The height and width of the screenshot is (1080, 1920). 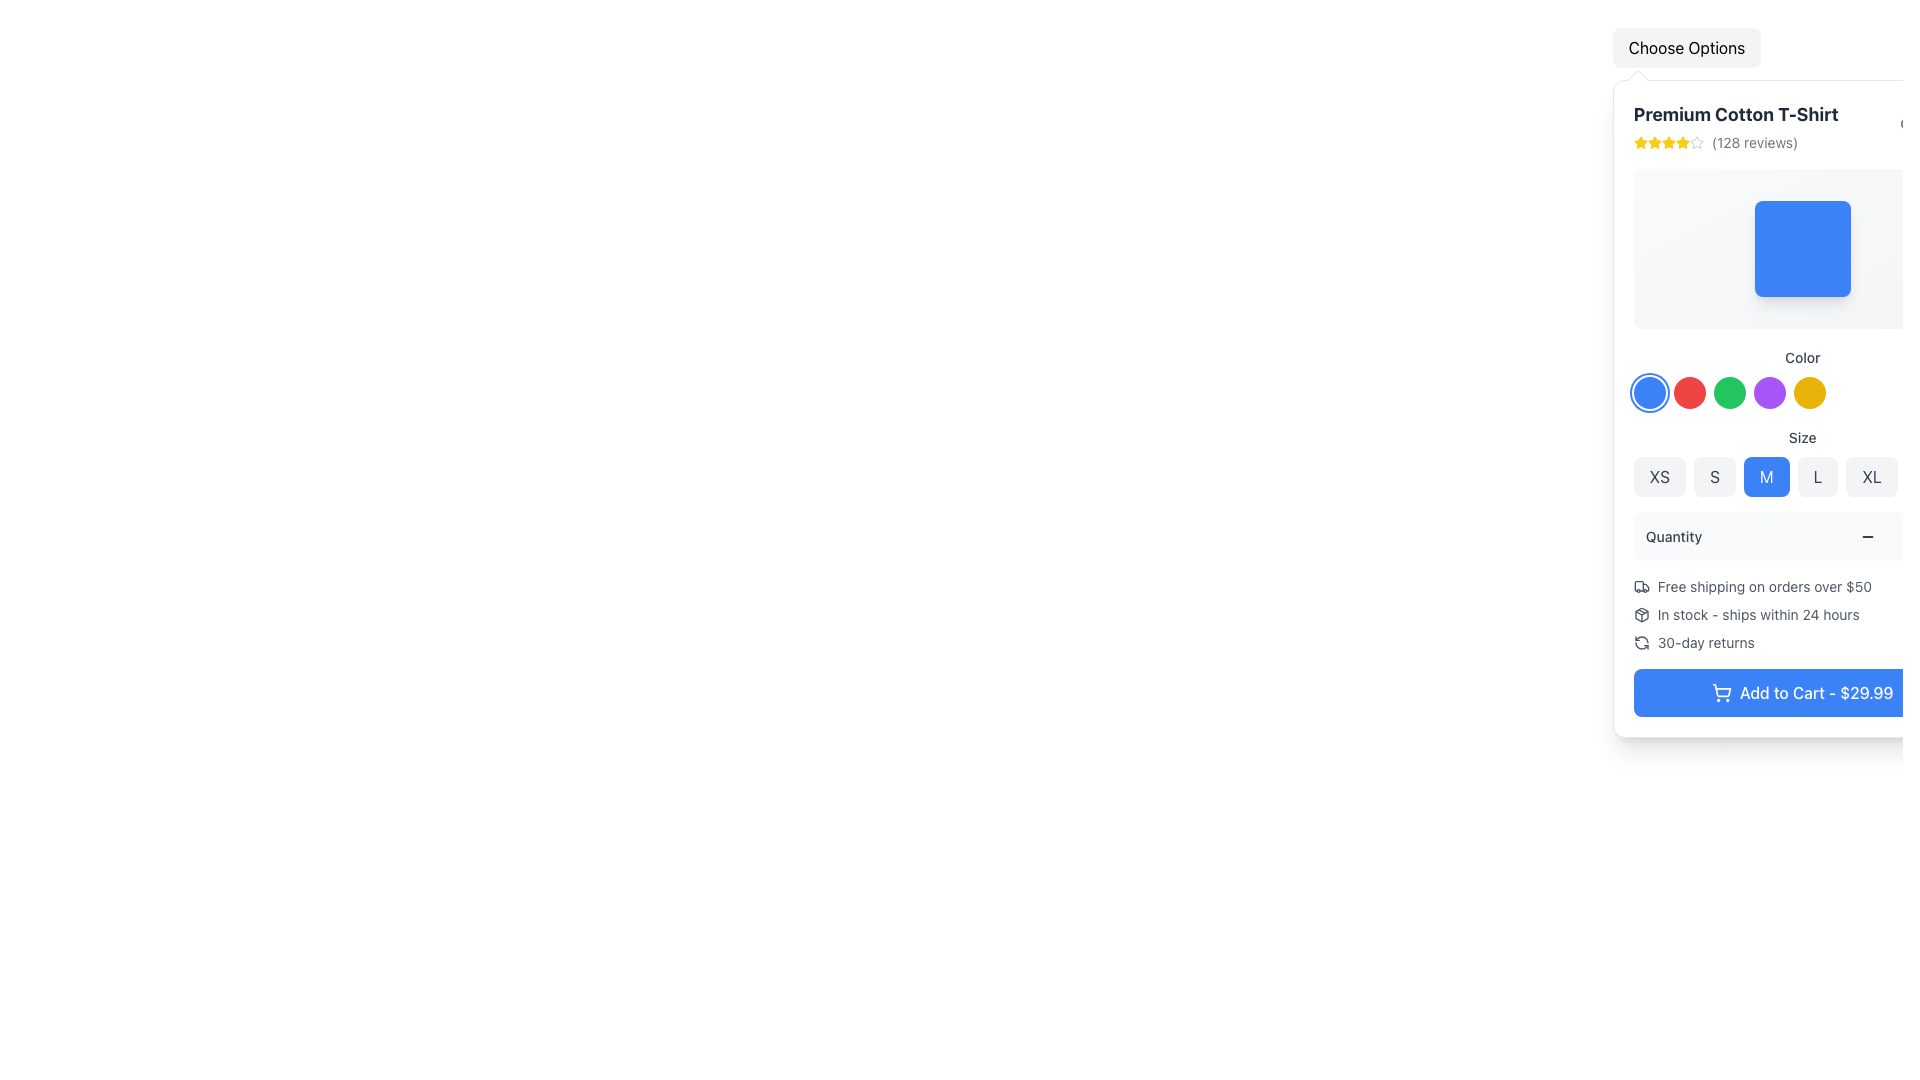 I want to click on the refresh icon related to the '30-day returns' functionality, located in the rightmost column below the product details section, so click(x=1641, y=643).